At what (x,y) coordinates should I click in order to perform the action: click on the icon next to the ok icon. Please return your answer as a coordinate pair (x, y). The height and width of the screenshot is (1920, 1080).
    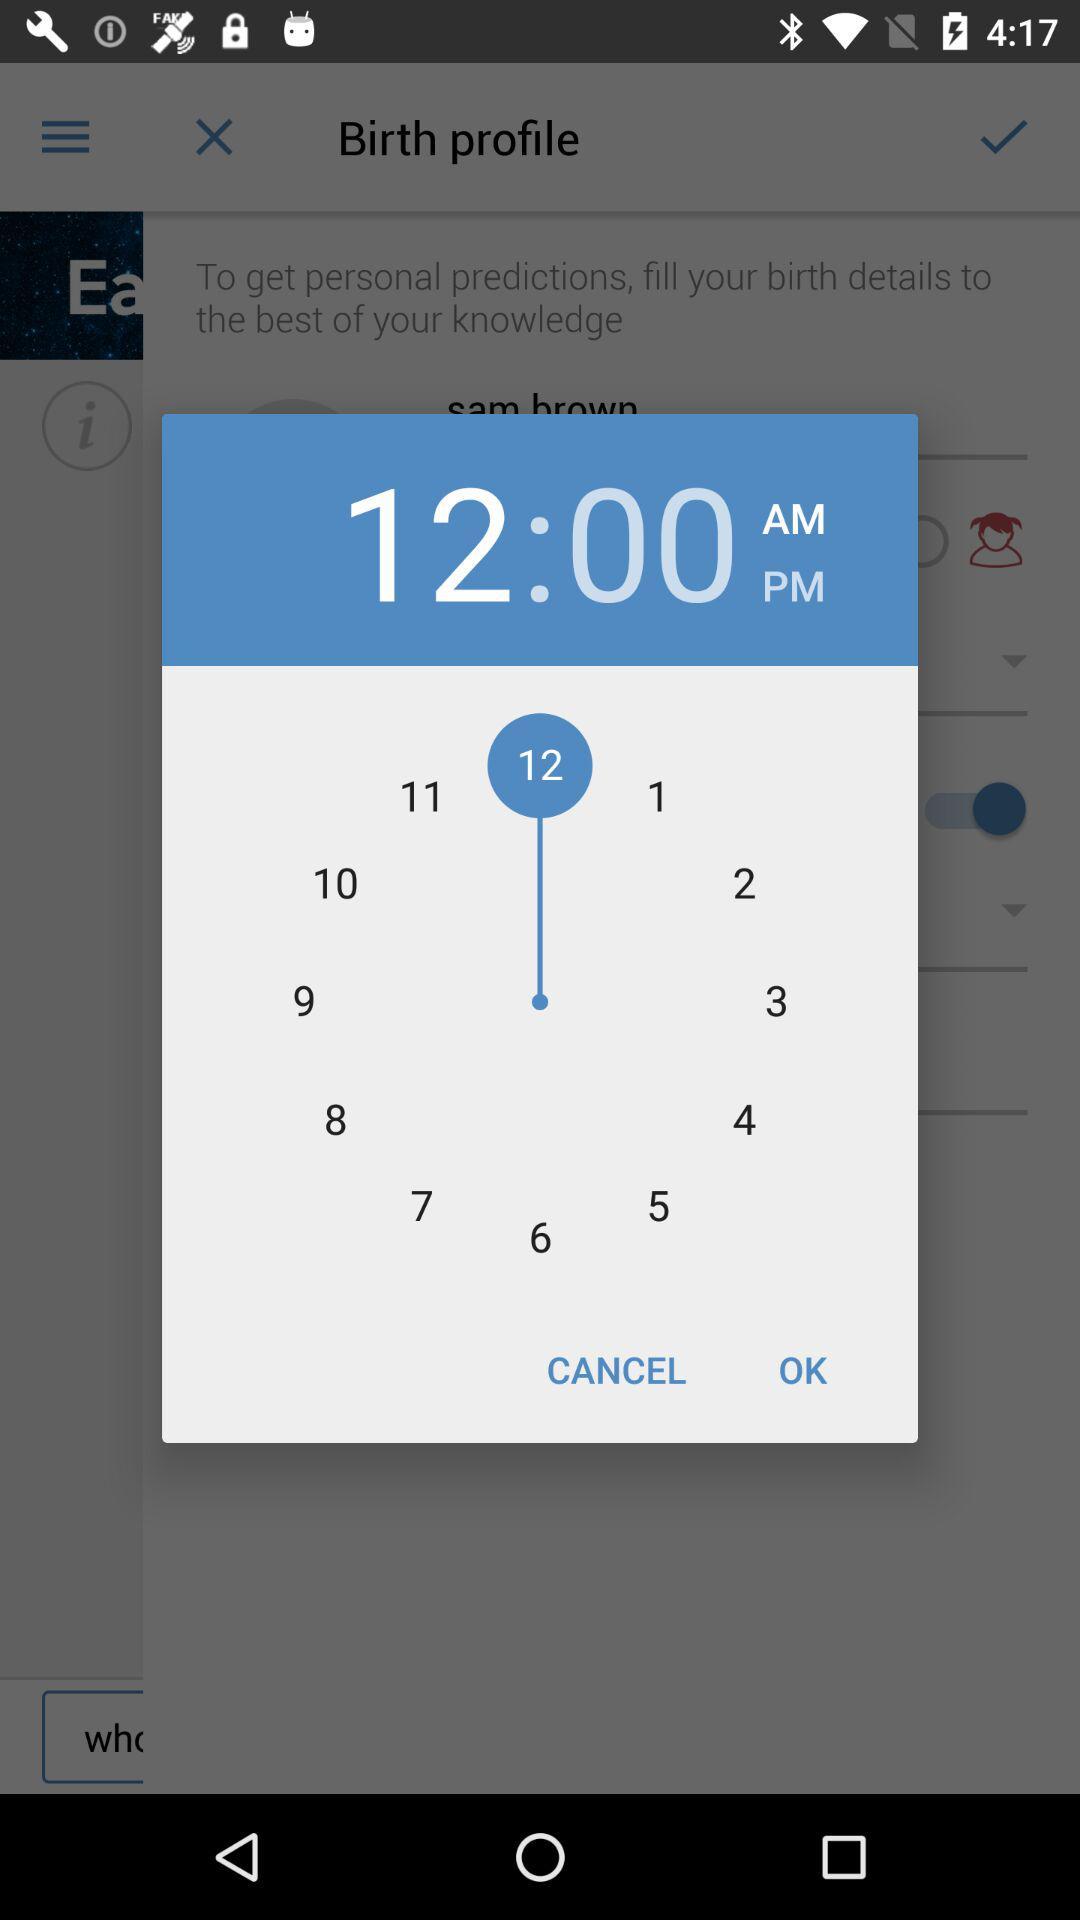
    Looking at the image, I should click on (615, 1368).